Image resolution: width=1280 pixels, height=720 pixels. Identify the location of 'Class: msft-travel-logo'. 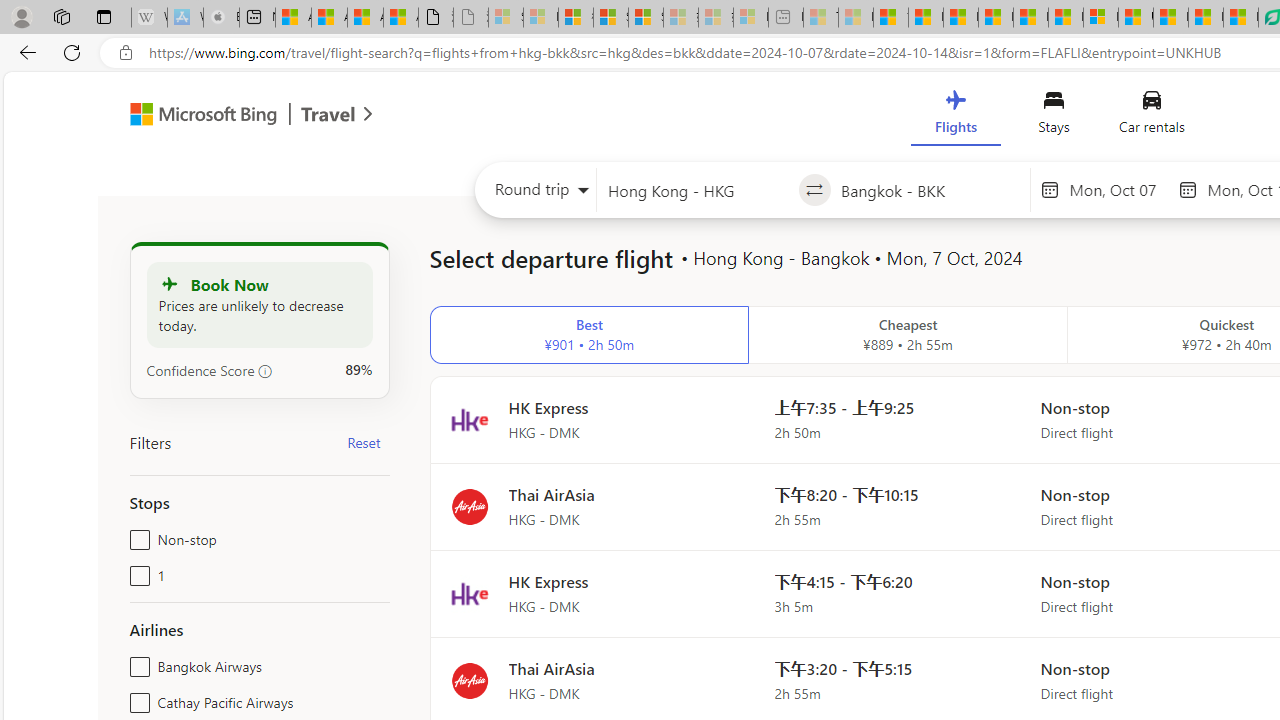
(328, 114).